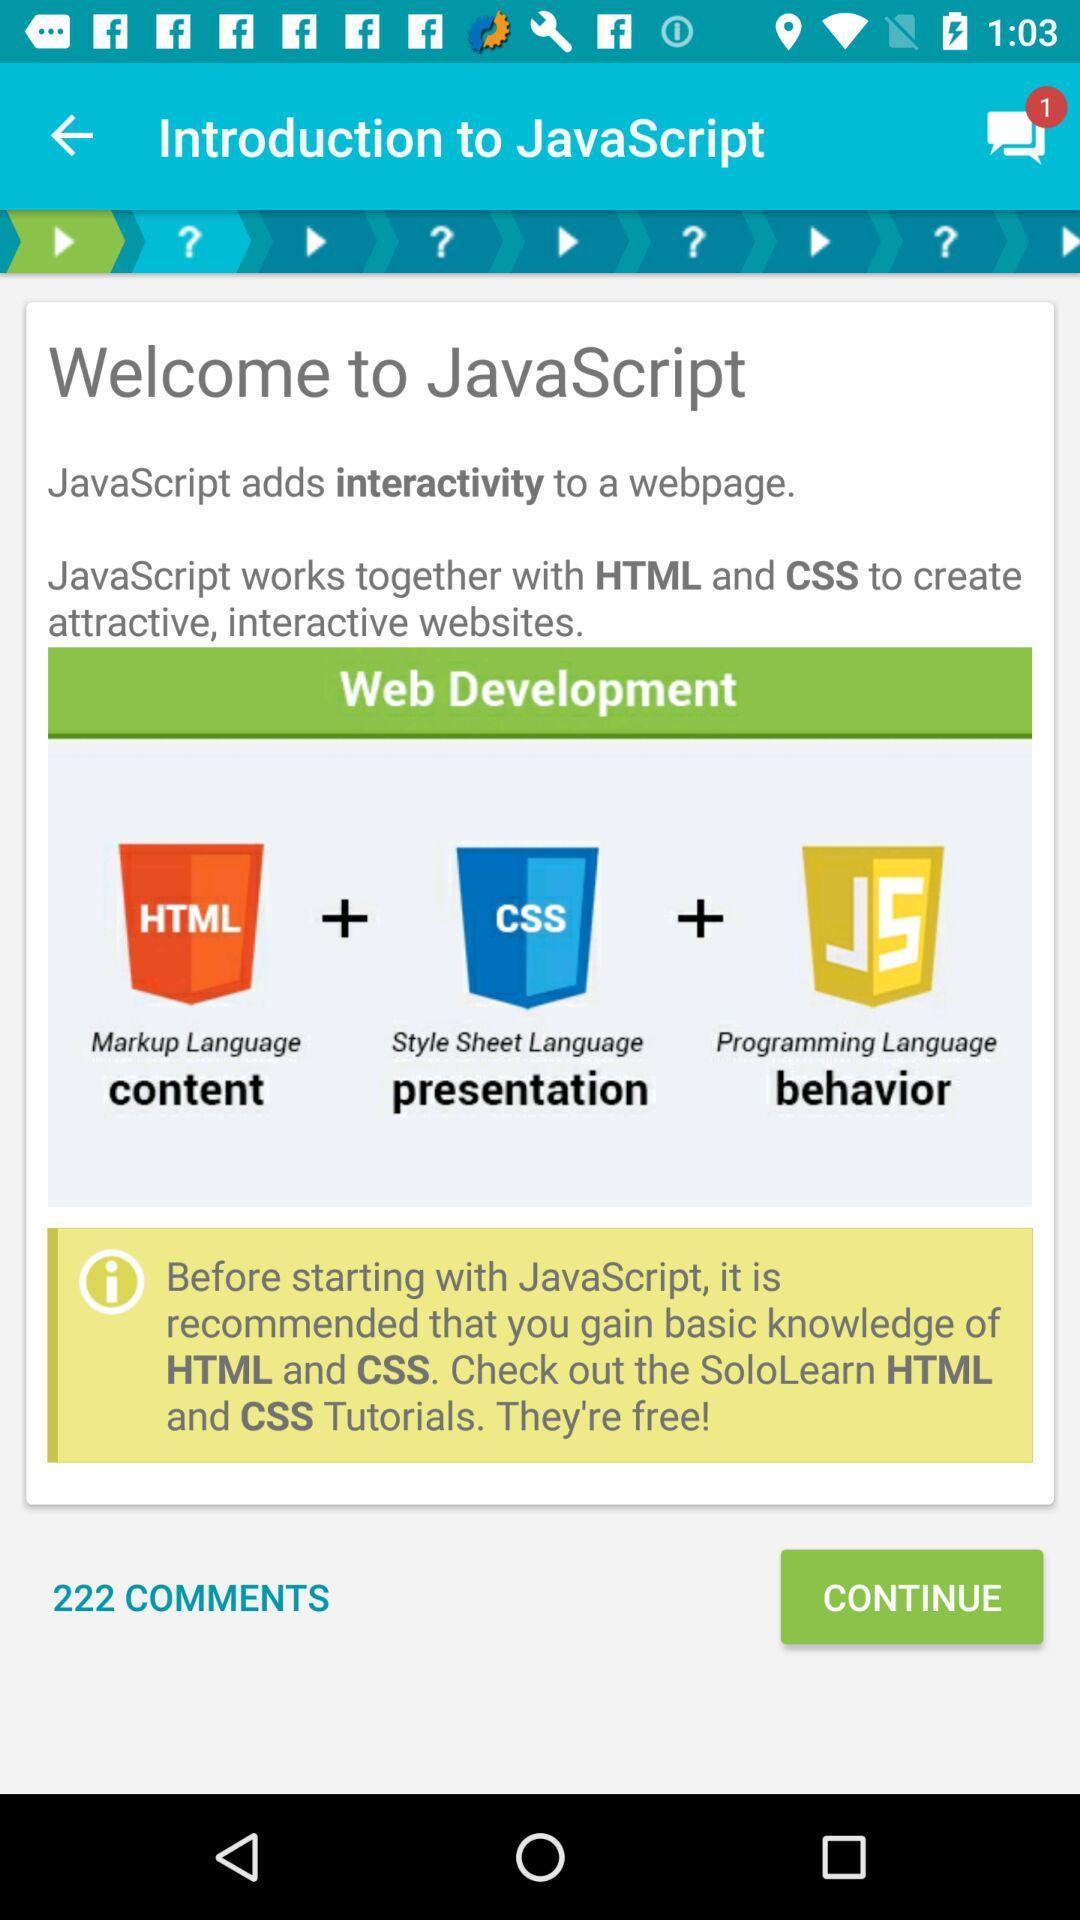  Describe the element at coordinates (692, 240) in the screenshot. I see `open the faqs` at that location.